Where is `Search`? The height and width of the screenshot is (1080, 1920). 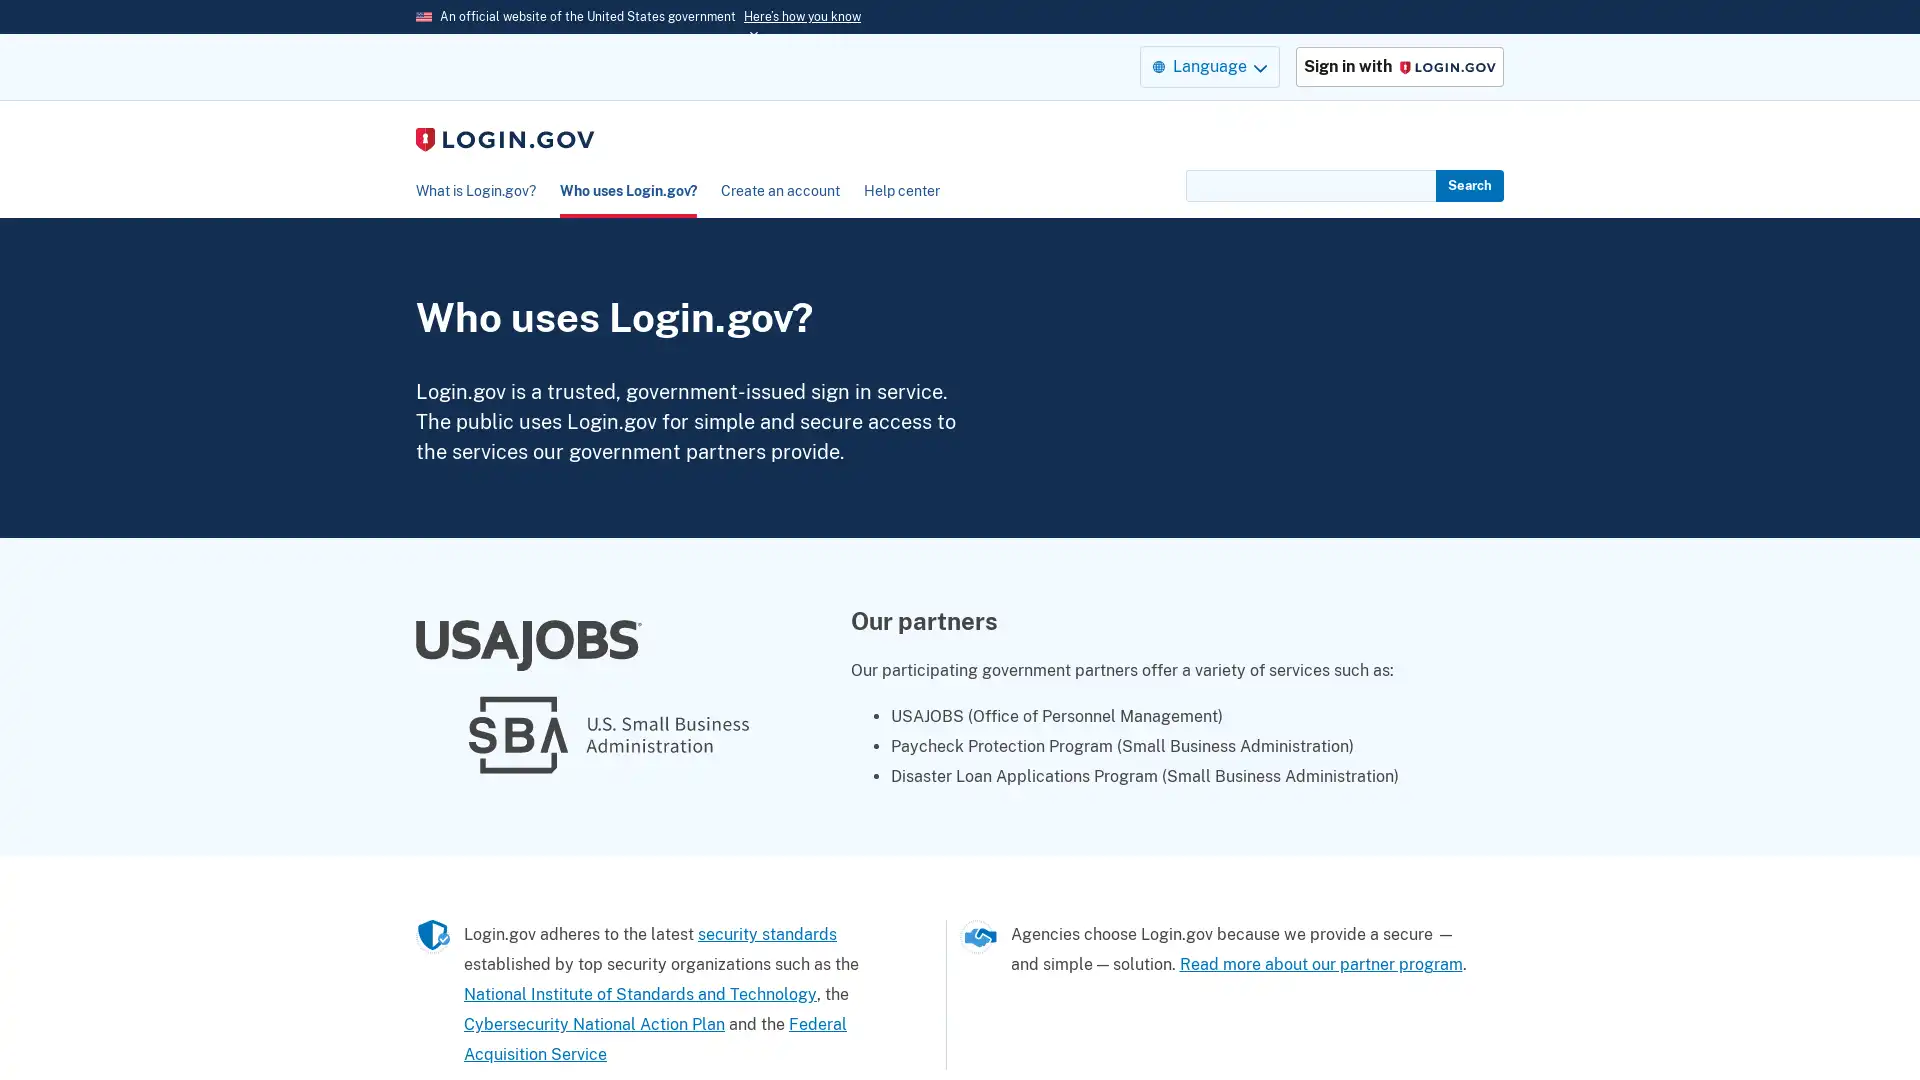 Search is located at coordinates (1469, 185).